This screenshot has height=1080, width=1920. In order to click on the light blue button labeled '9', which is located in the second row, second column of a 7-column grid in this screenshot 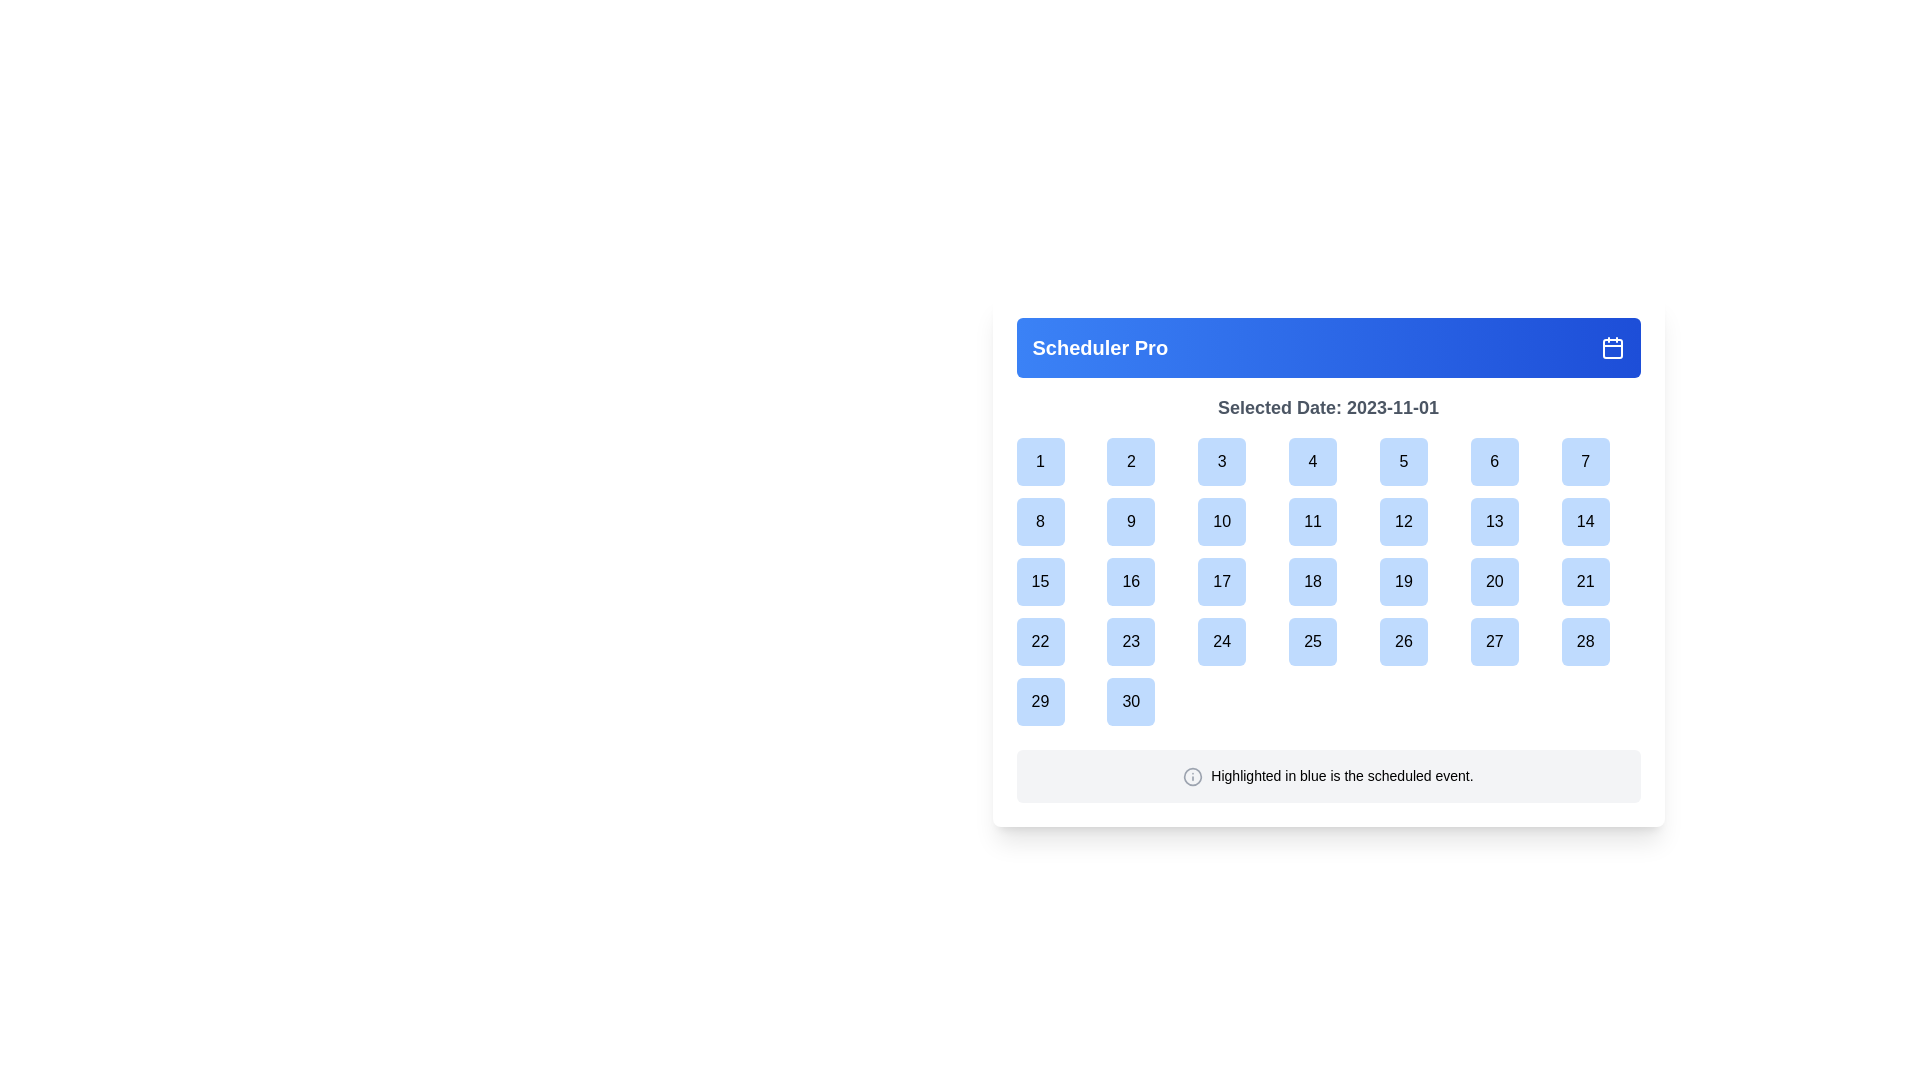, I will do `click(1146, 520)`.